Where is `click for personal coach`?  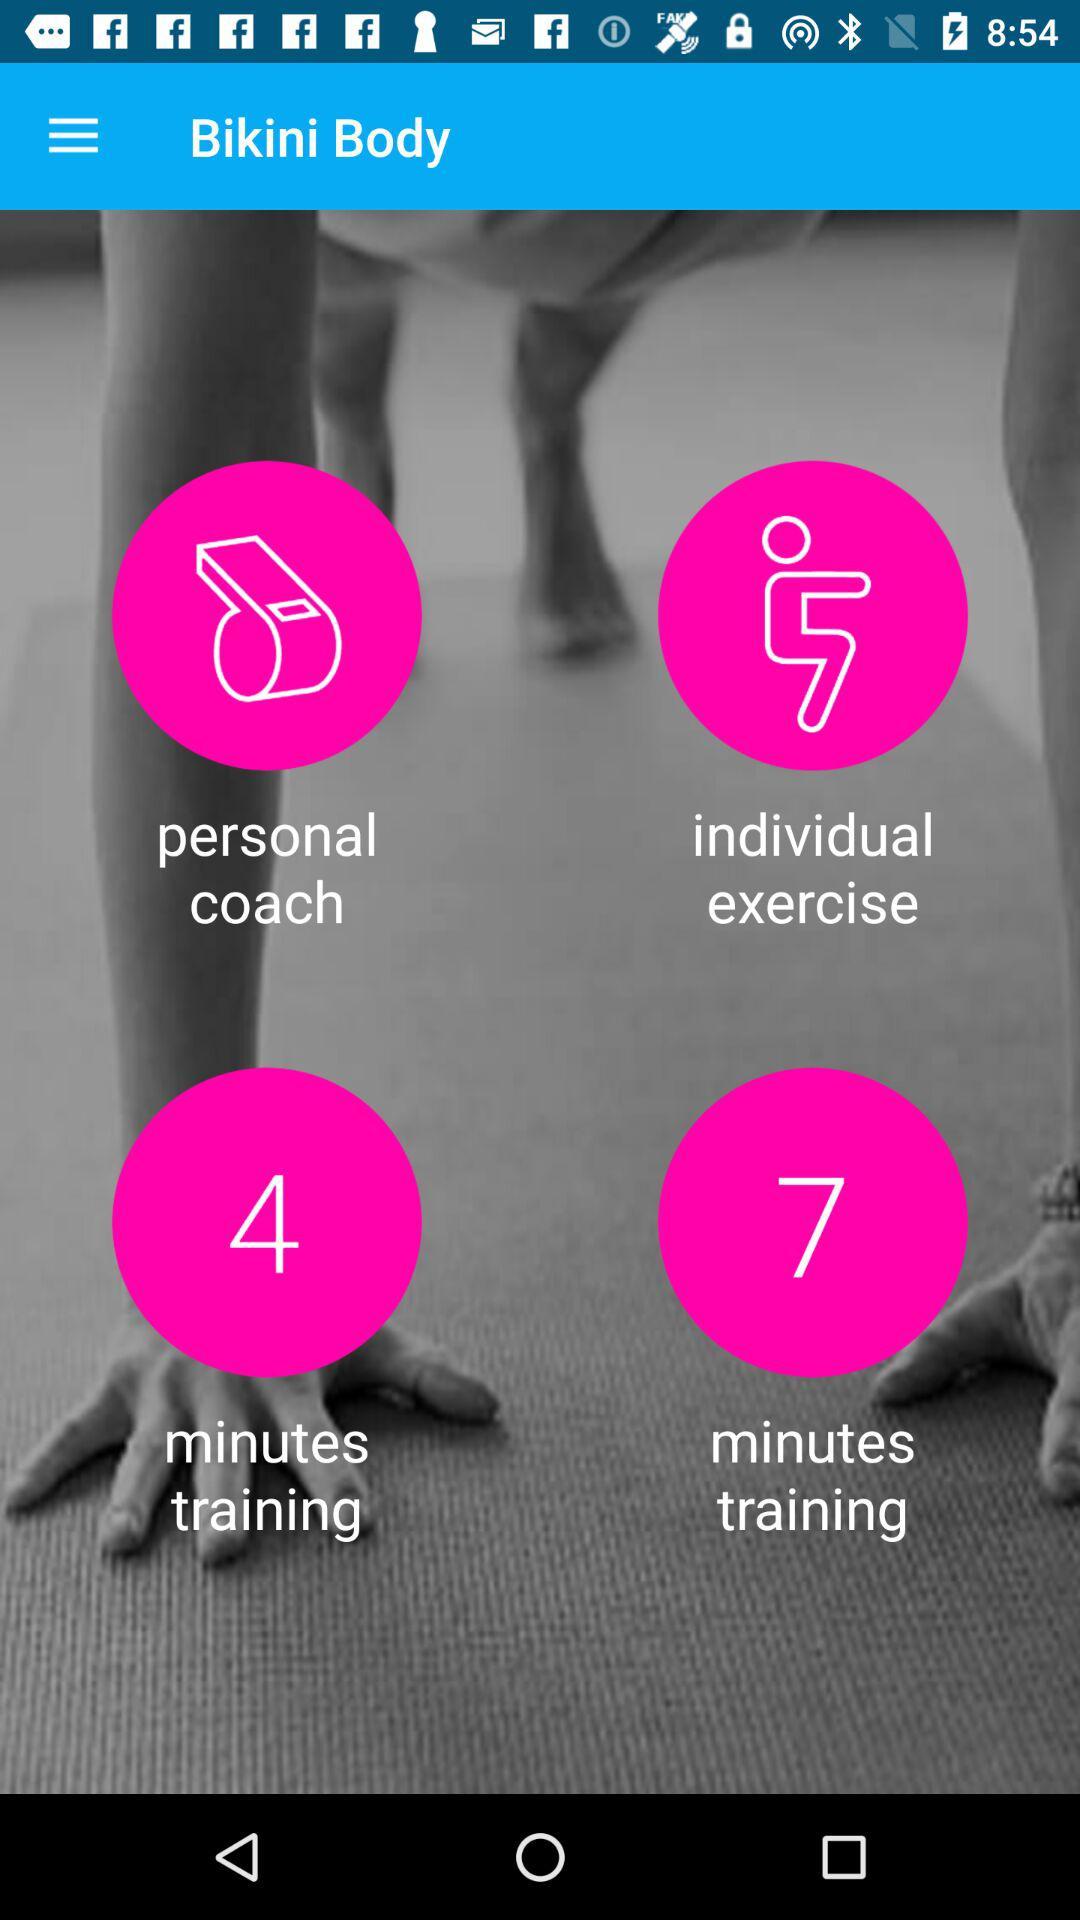
click for personal coach is located at coordinates (265, 614).